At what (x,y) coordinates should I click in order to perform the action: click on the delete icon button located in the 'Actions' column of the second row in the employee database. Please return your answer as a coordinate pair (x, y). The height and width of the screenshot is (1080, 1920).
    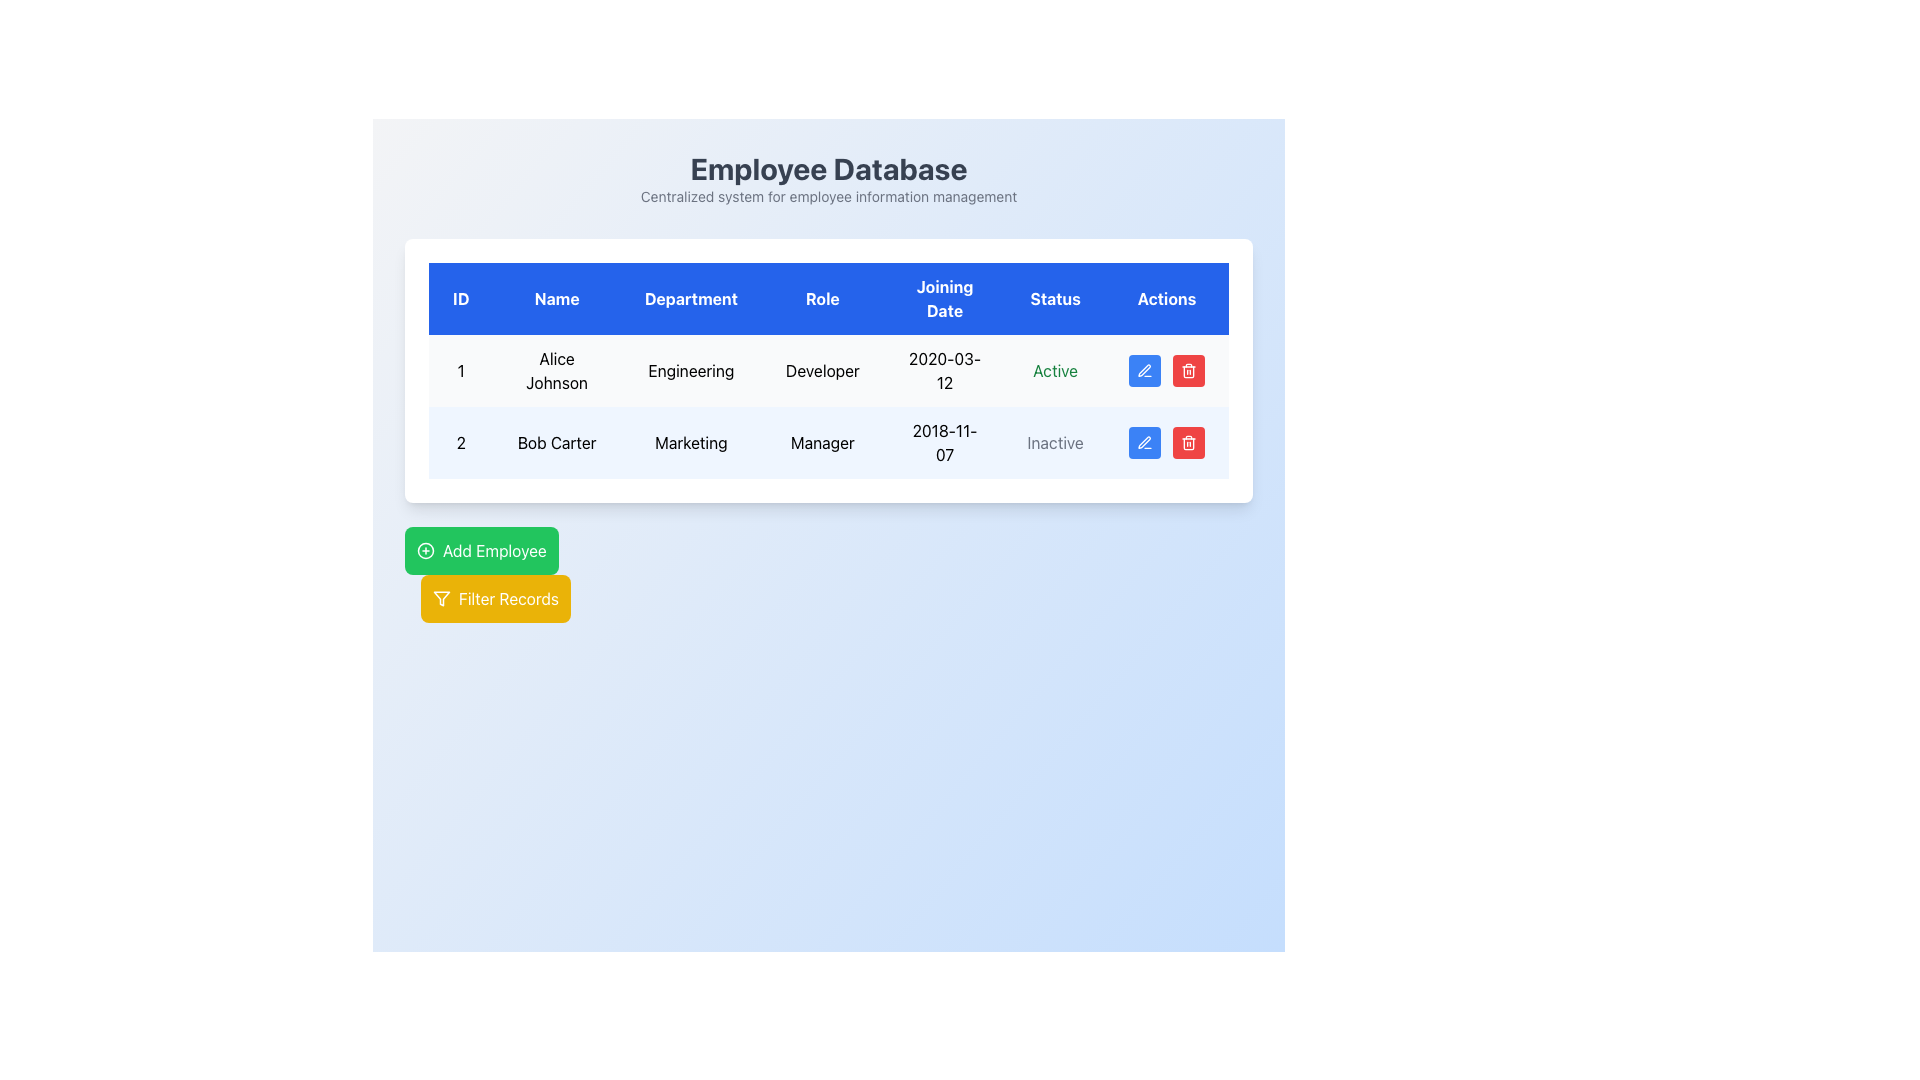
    Looking at the image, I should click on (1189, 442).